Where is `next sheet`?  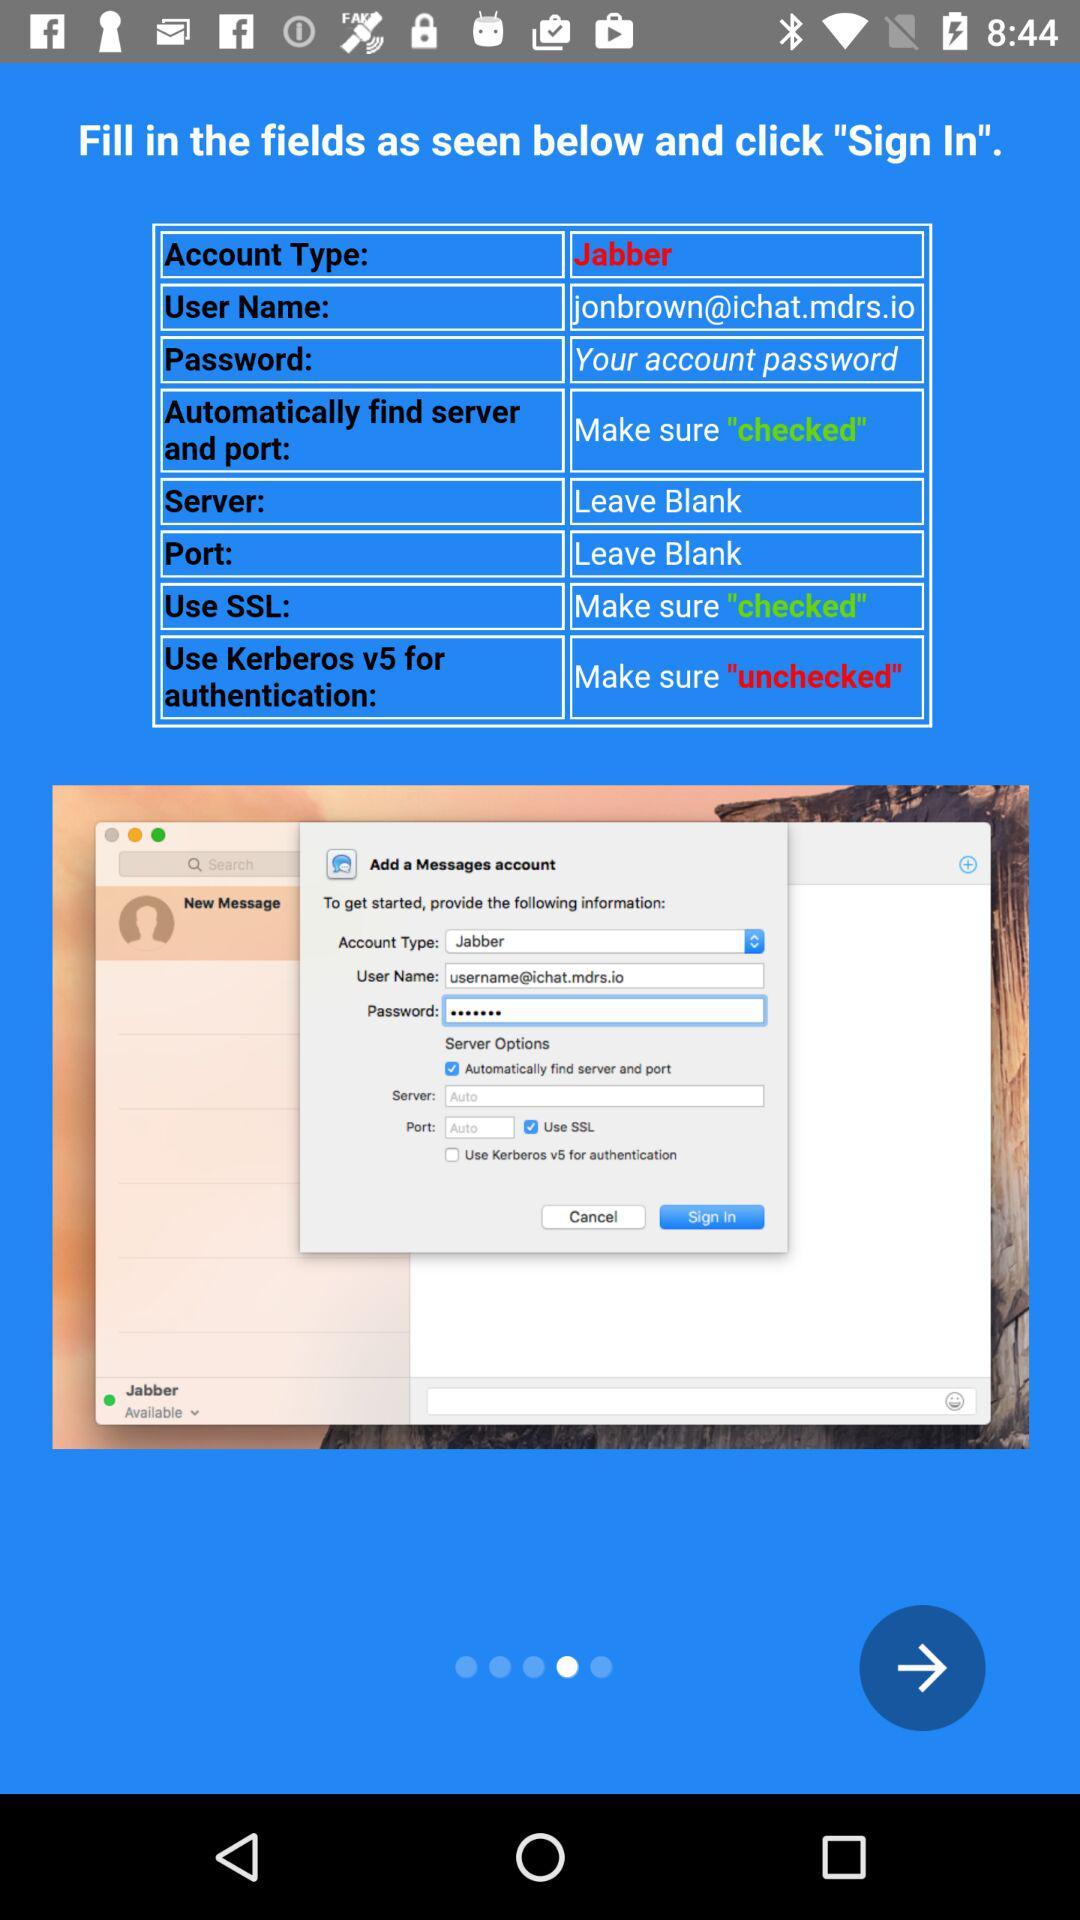 next sheet is located at coordinates (922, 1667).